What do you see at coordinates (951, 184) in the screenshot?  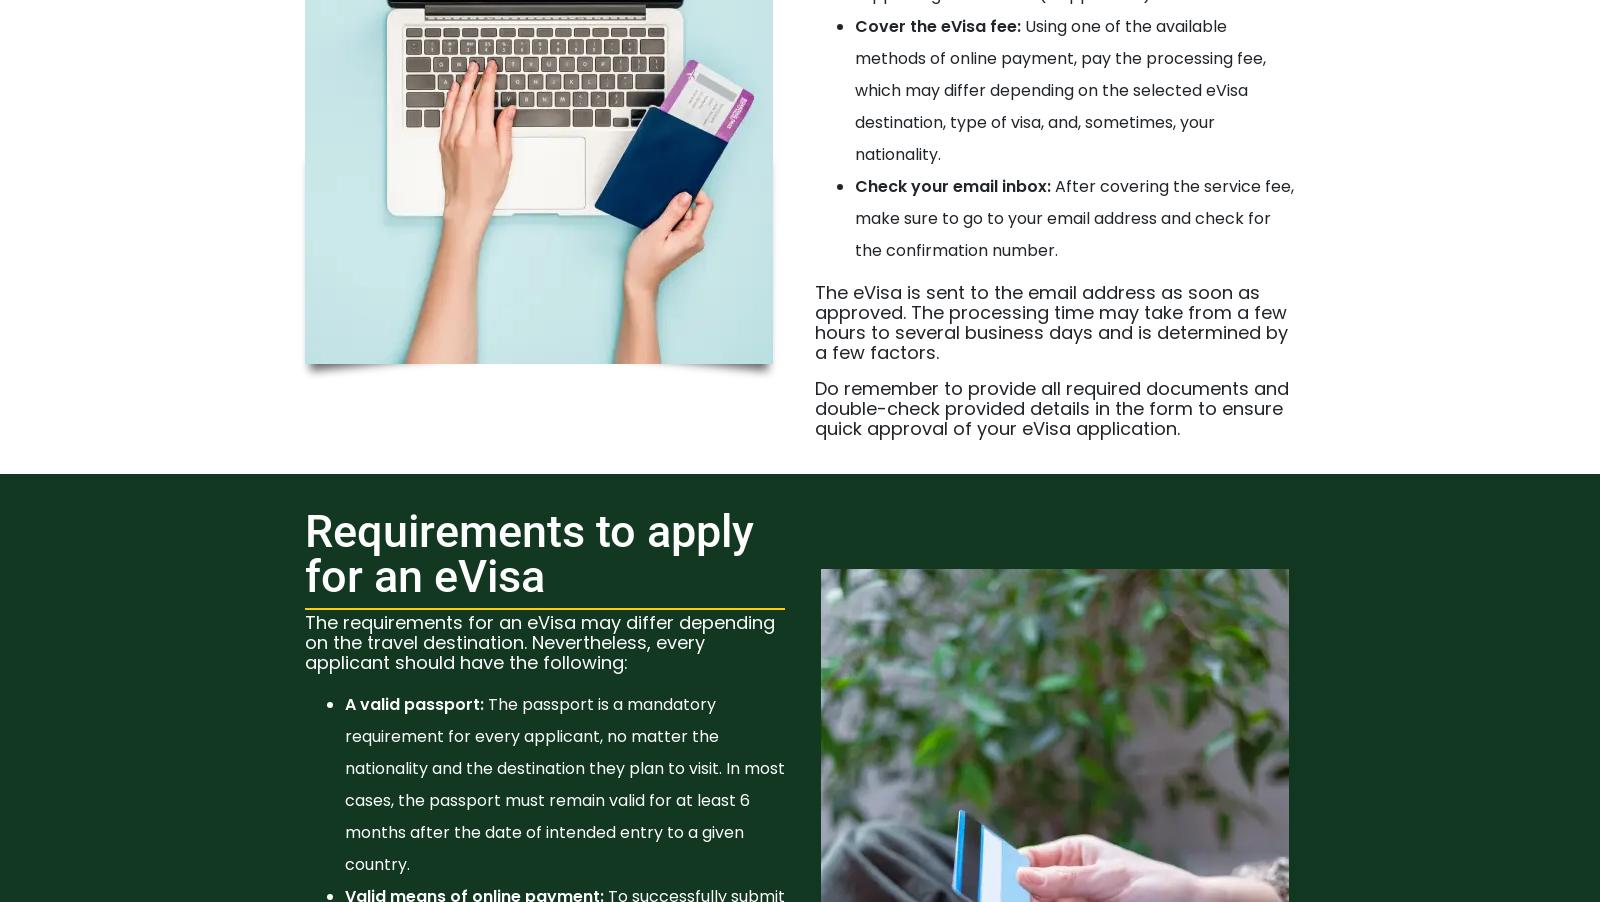 I see `'Check your email inbox:'` at bounding box center [951, 184].